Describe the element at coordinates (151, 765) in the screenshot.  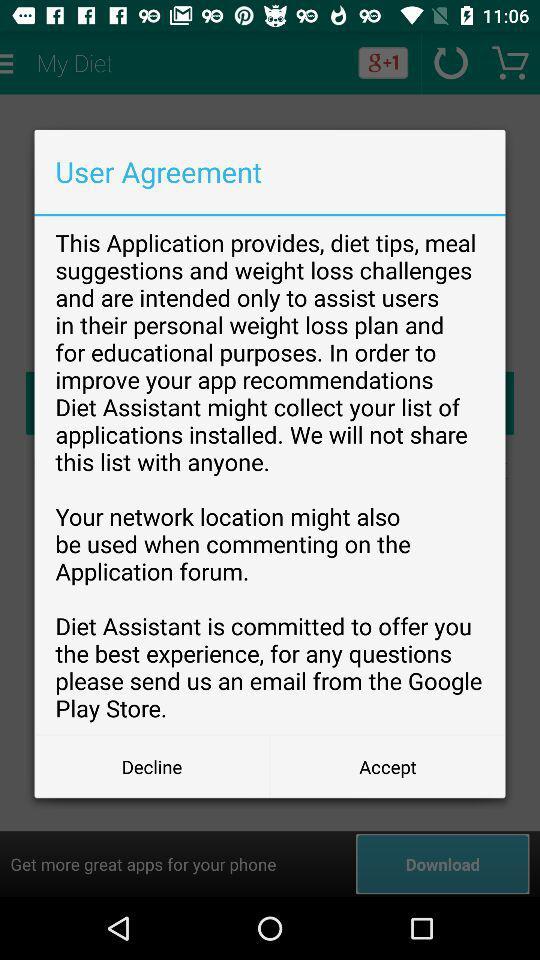
I see `item next to accept icon` at that location.